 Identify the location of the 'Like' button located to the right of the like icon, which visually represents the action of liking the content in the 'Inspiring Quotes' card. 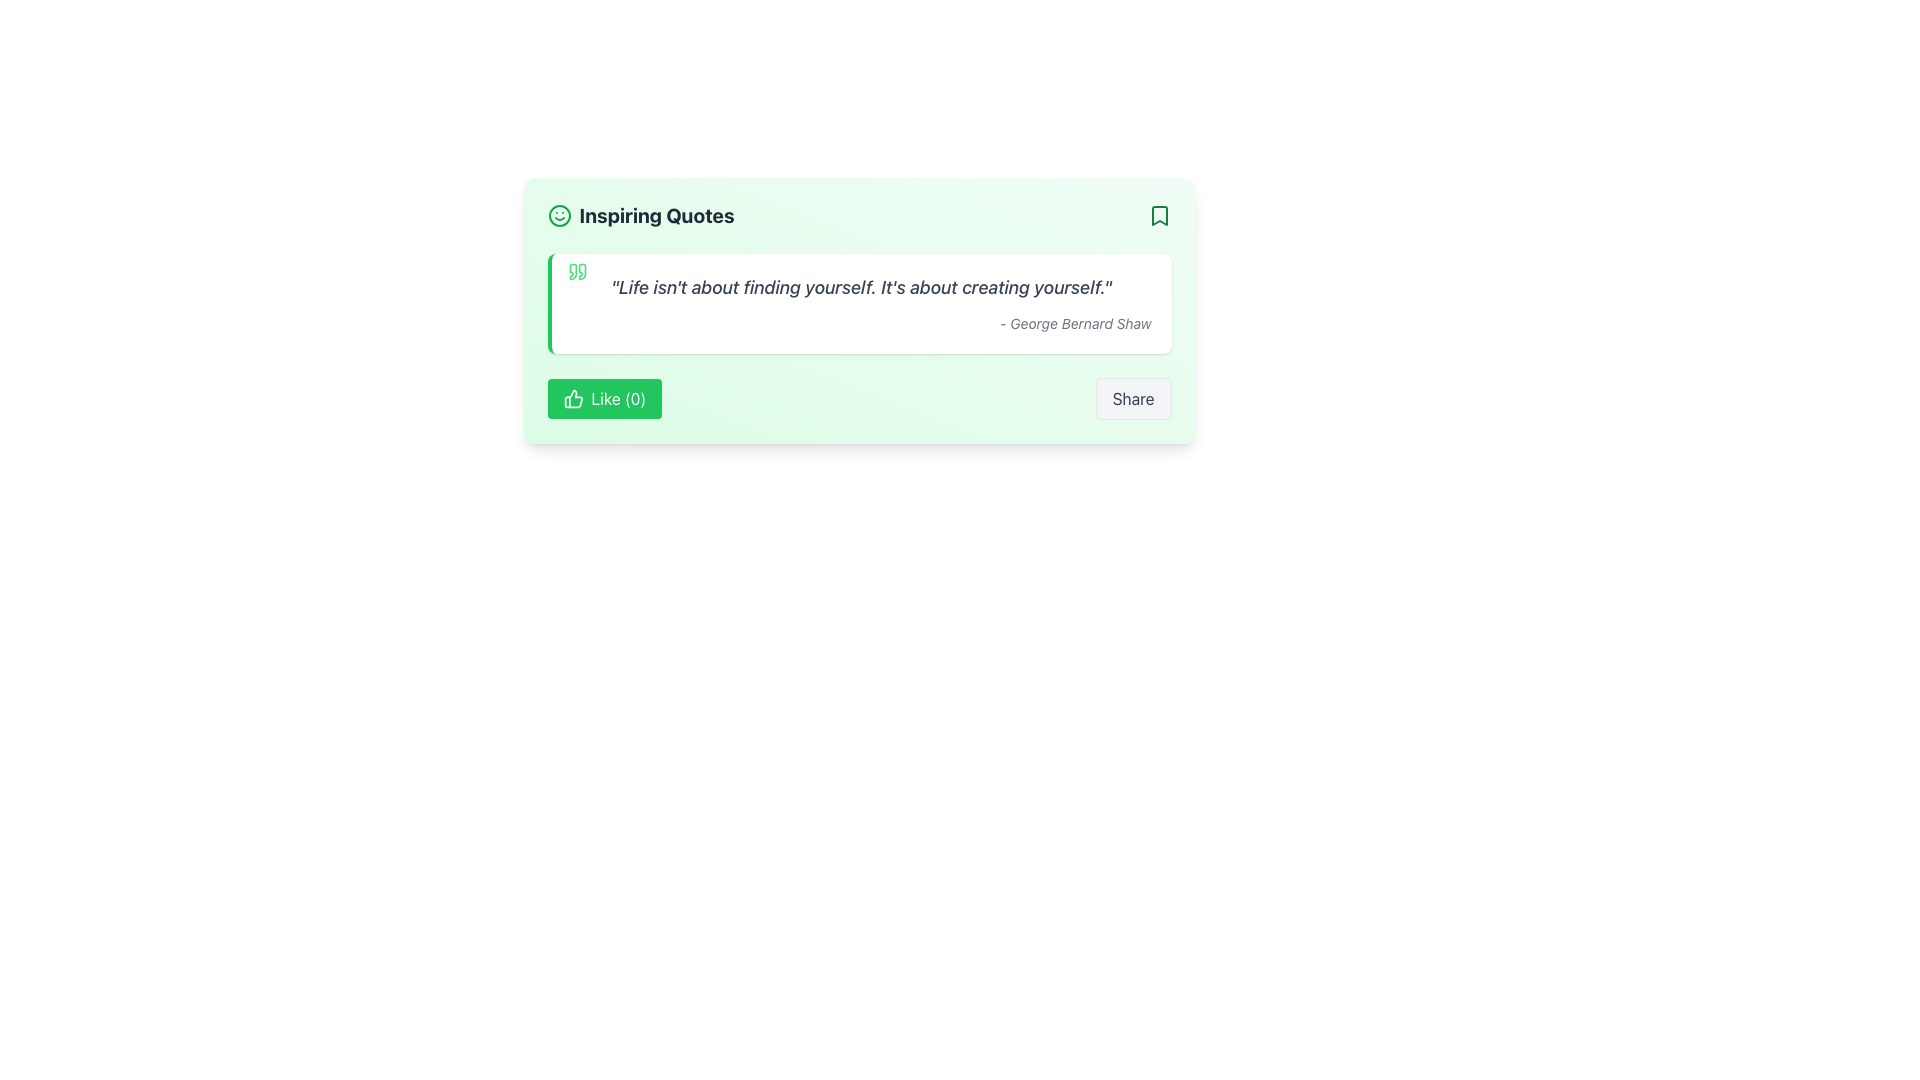
(572, 398).